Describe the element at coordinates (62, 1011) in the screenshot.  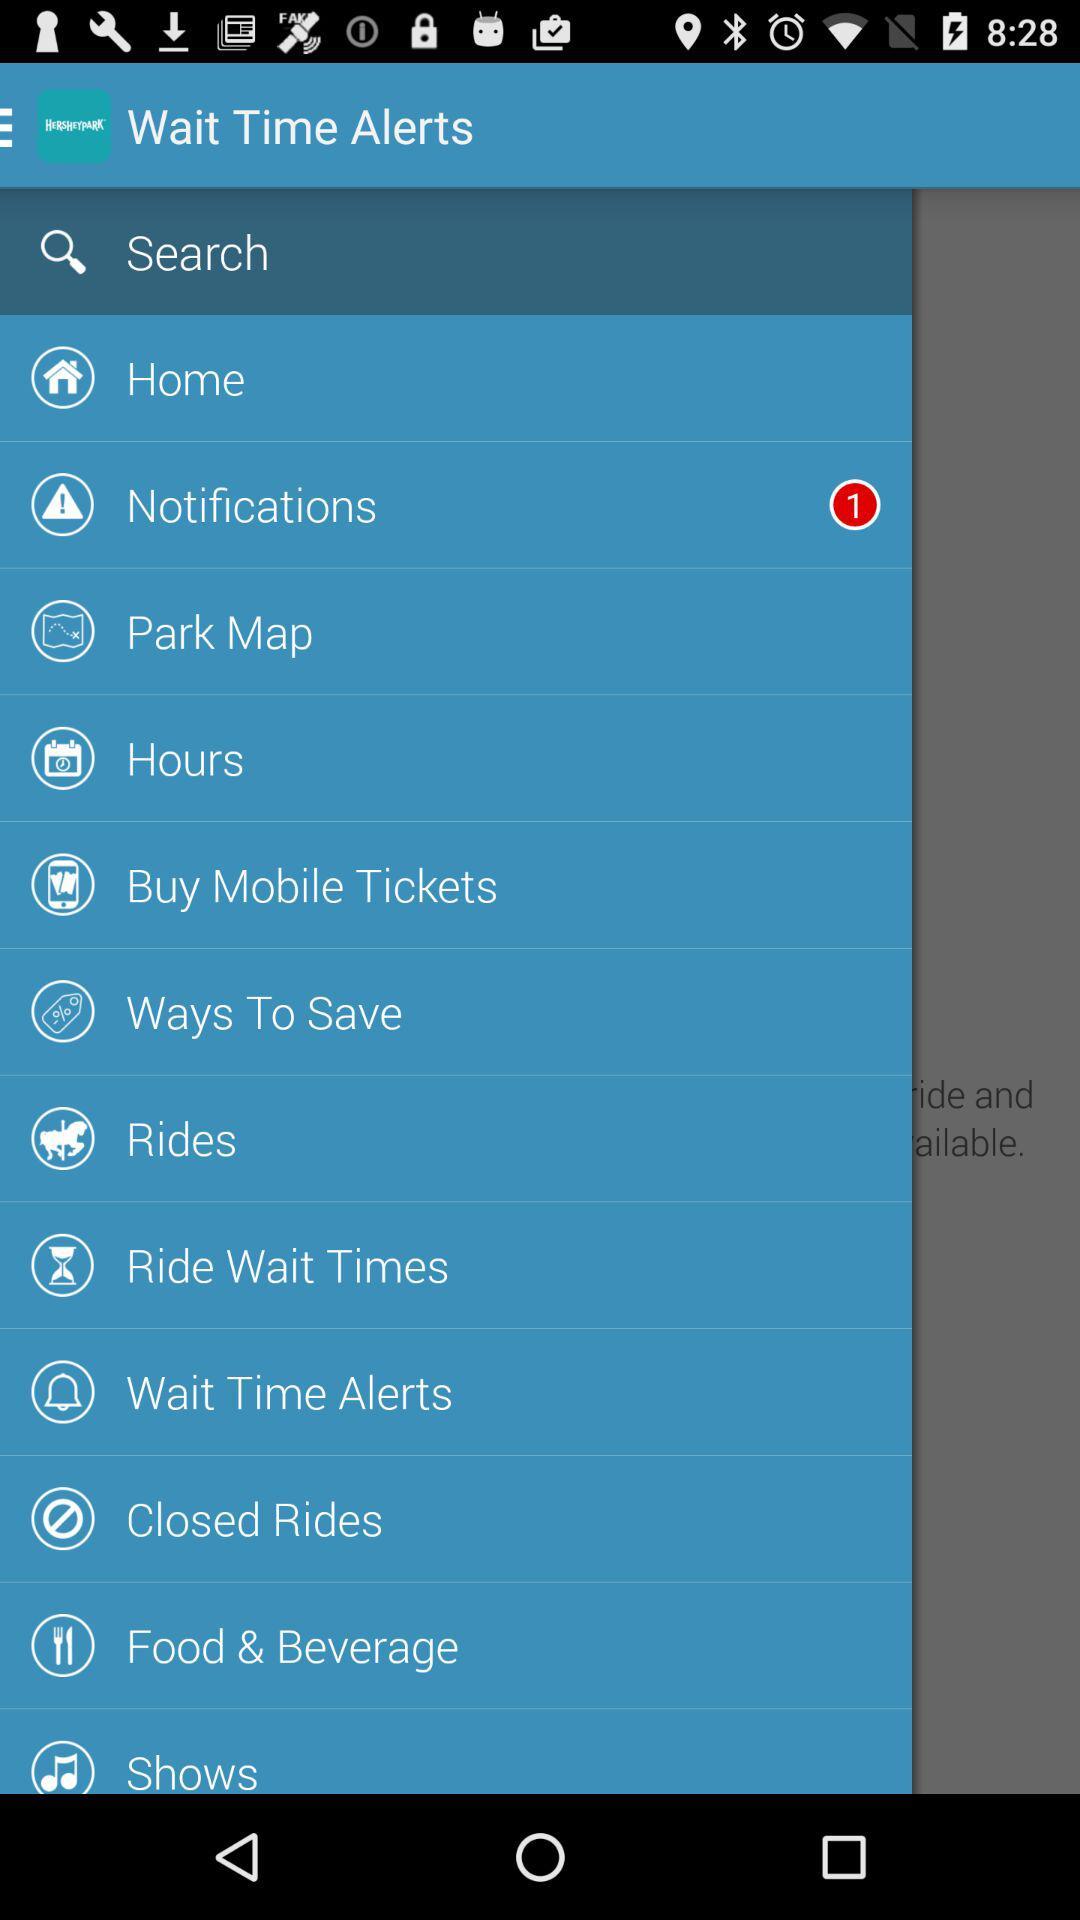
I see `the icon beside ways to save` at that location.